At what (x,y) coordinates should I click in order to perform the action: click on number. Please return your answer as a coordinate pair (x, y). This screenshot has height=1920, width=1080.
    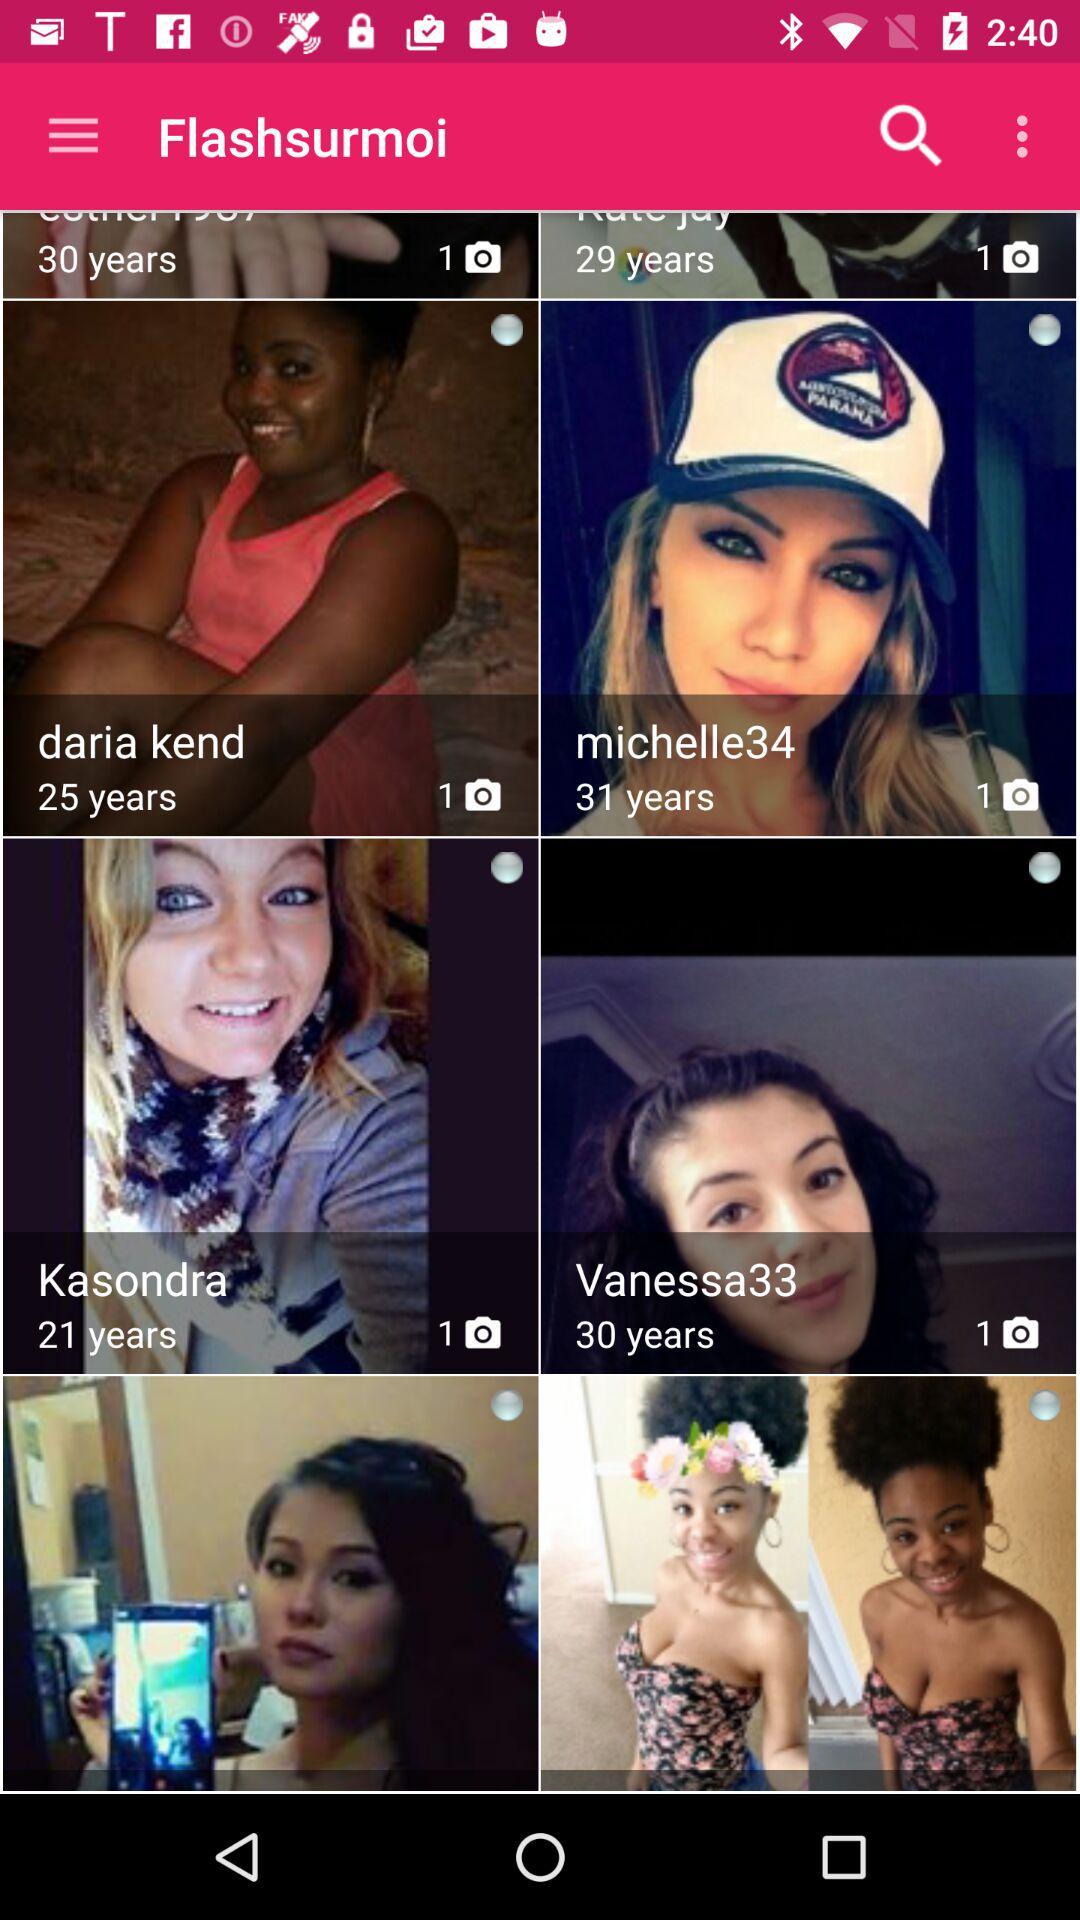
    Looking at the image, I should click on (810, 740).